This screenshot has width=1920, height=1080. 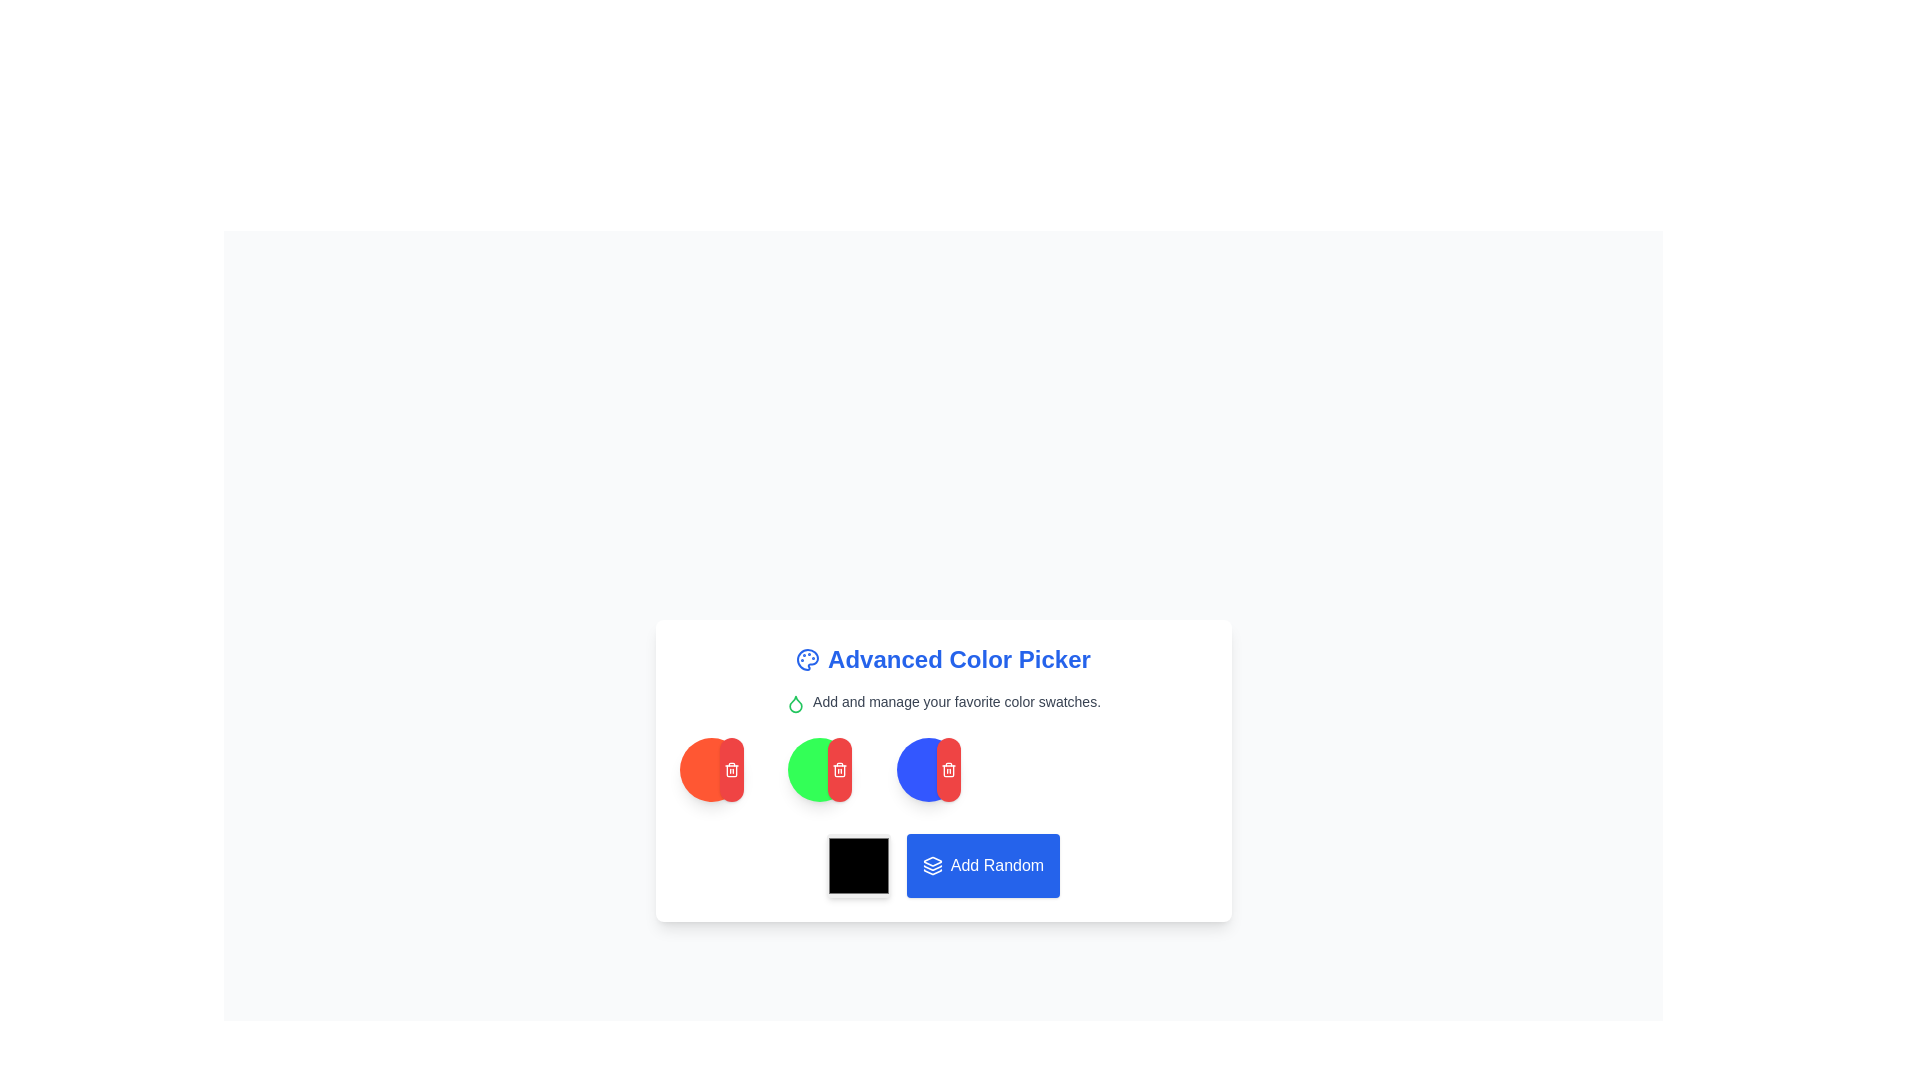 I want to click on the third circular button in the horizontal sequence under 'Advanced Color Picker' to invoke the trash action, which is represented by a red overlay, so click(x=820, y=768).